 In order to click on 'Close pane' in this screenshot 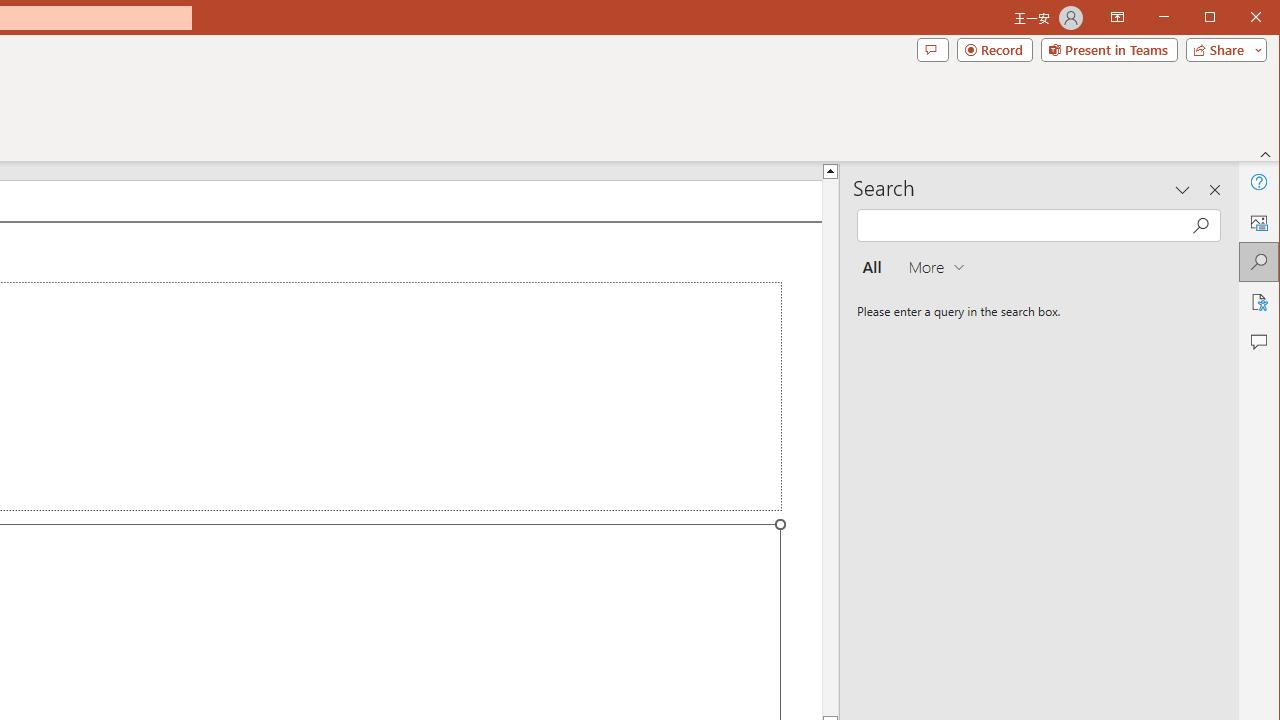, I will do `click(1214, 190)`.